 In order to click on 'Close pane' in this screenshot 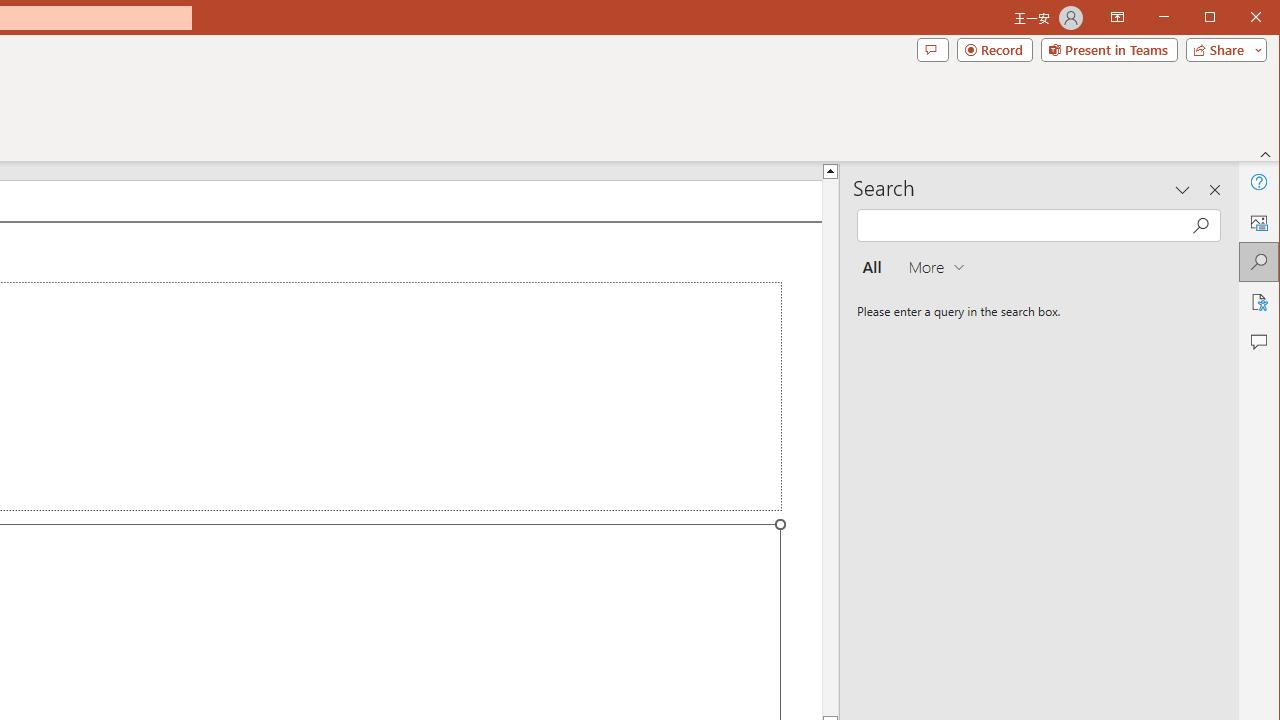, I will do `click(1214, 190)`.